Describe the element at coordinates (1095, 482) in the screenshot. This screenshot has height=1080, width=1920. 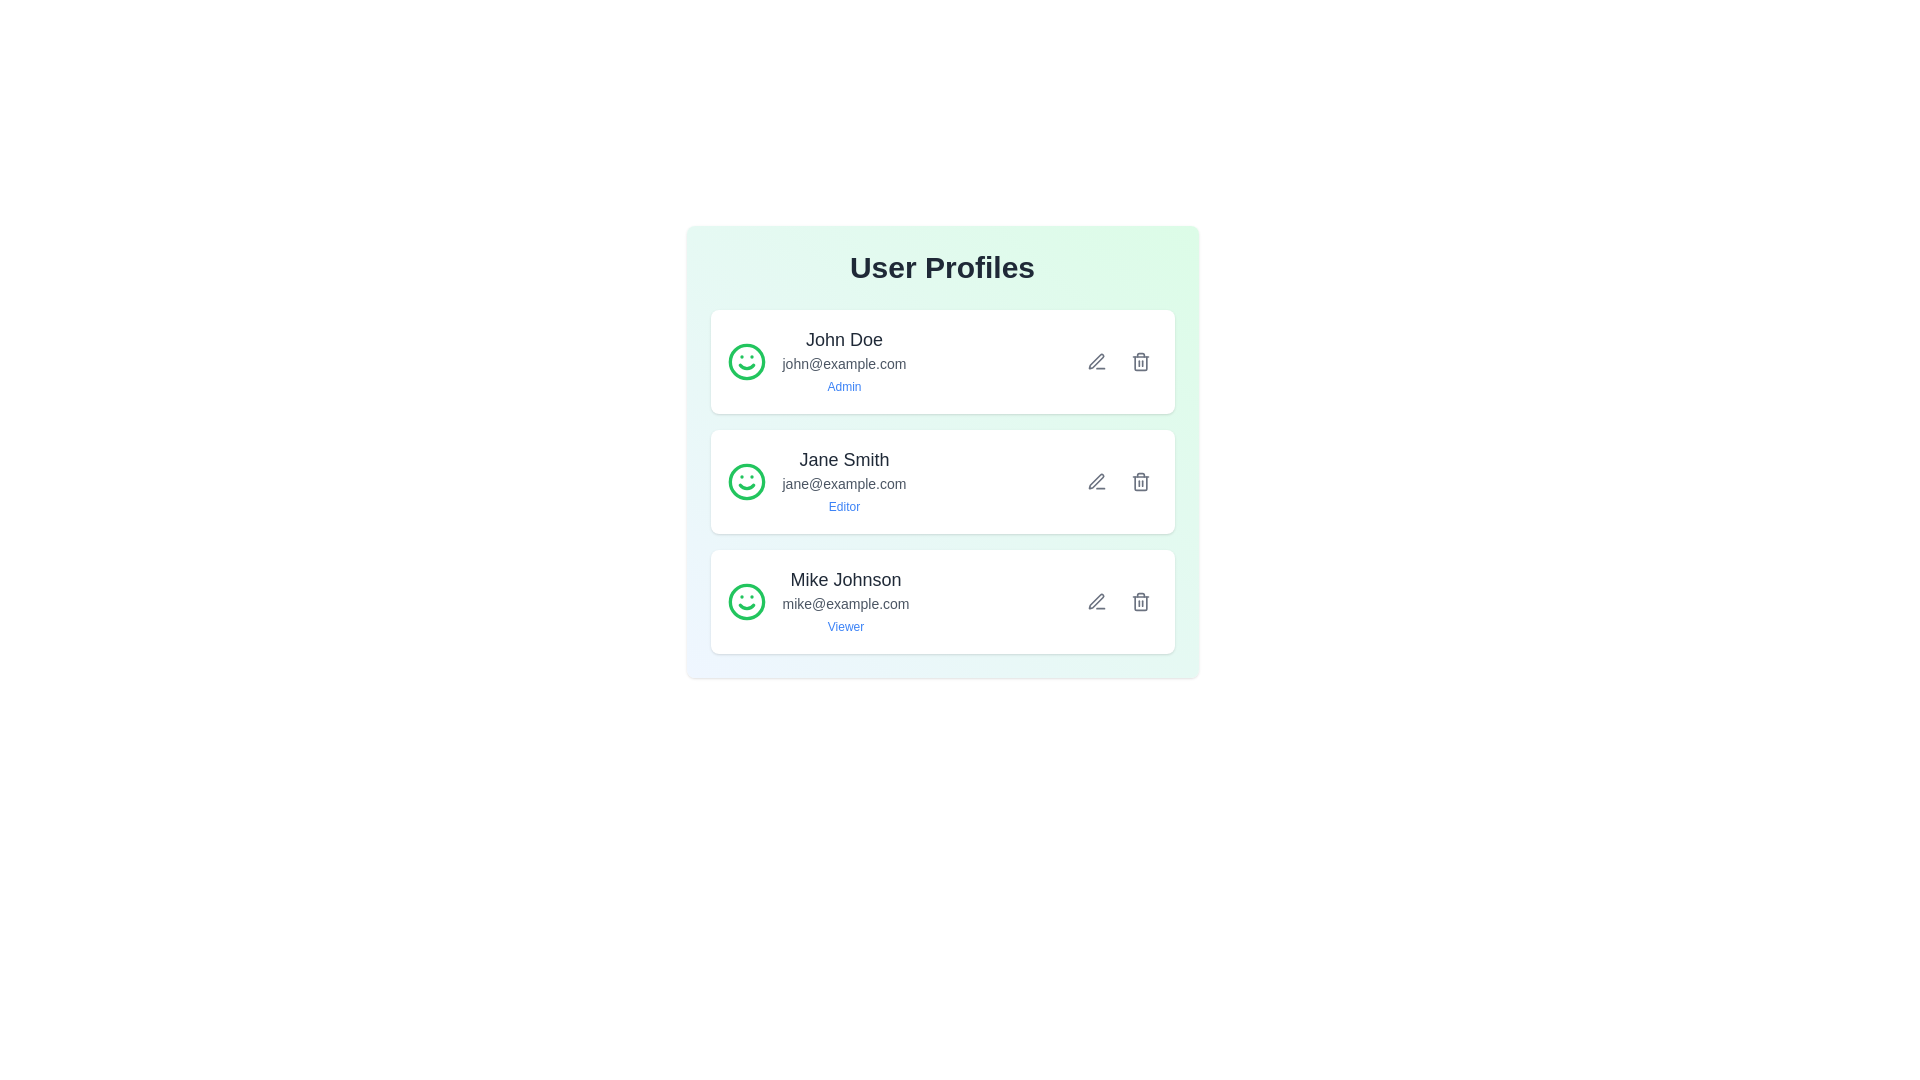
I see `the edit button for the user Jane Smith to modify their details` at that location.